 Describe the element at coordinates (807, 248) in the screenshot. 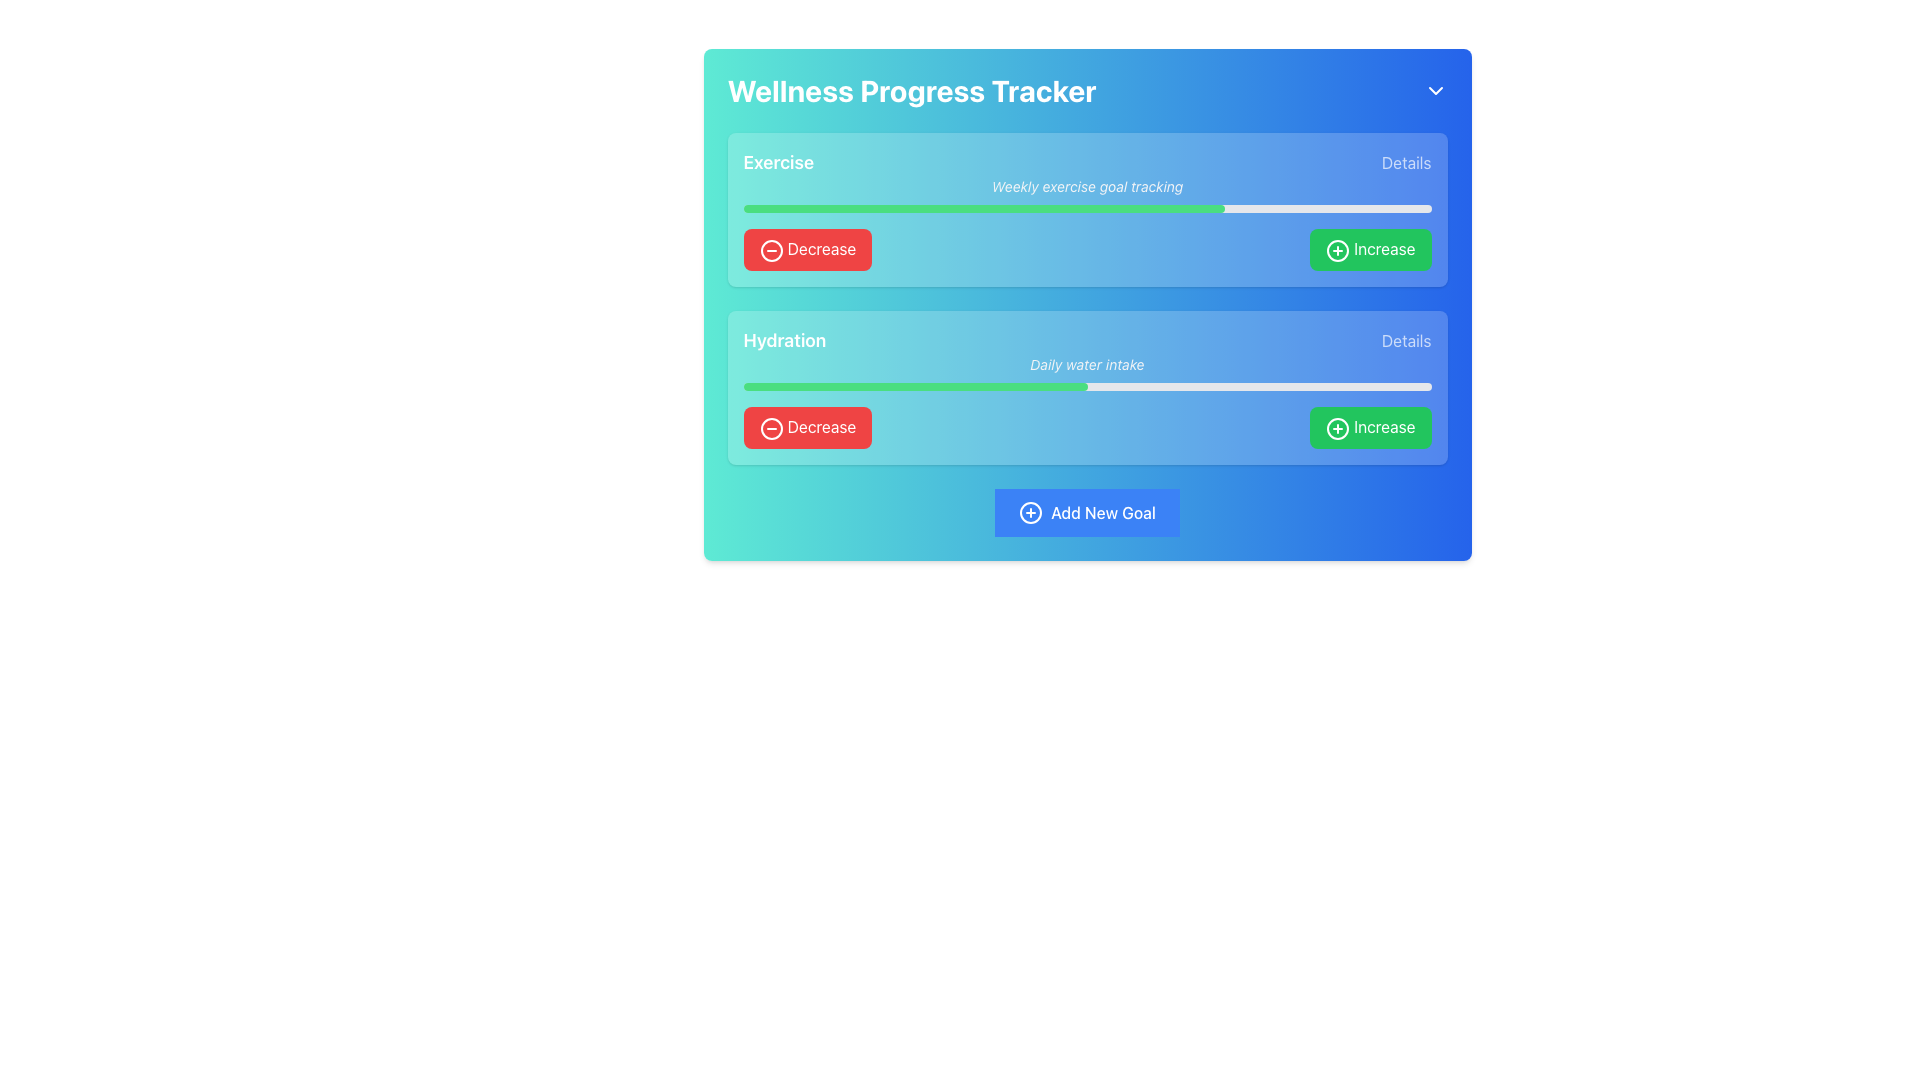

I see `the 'Decrease' button with a red background and a minus icon to activate accessibility features` at that location.